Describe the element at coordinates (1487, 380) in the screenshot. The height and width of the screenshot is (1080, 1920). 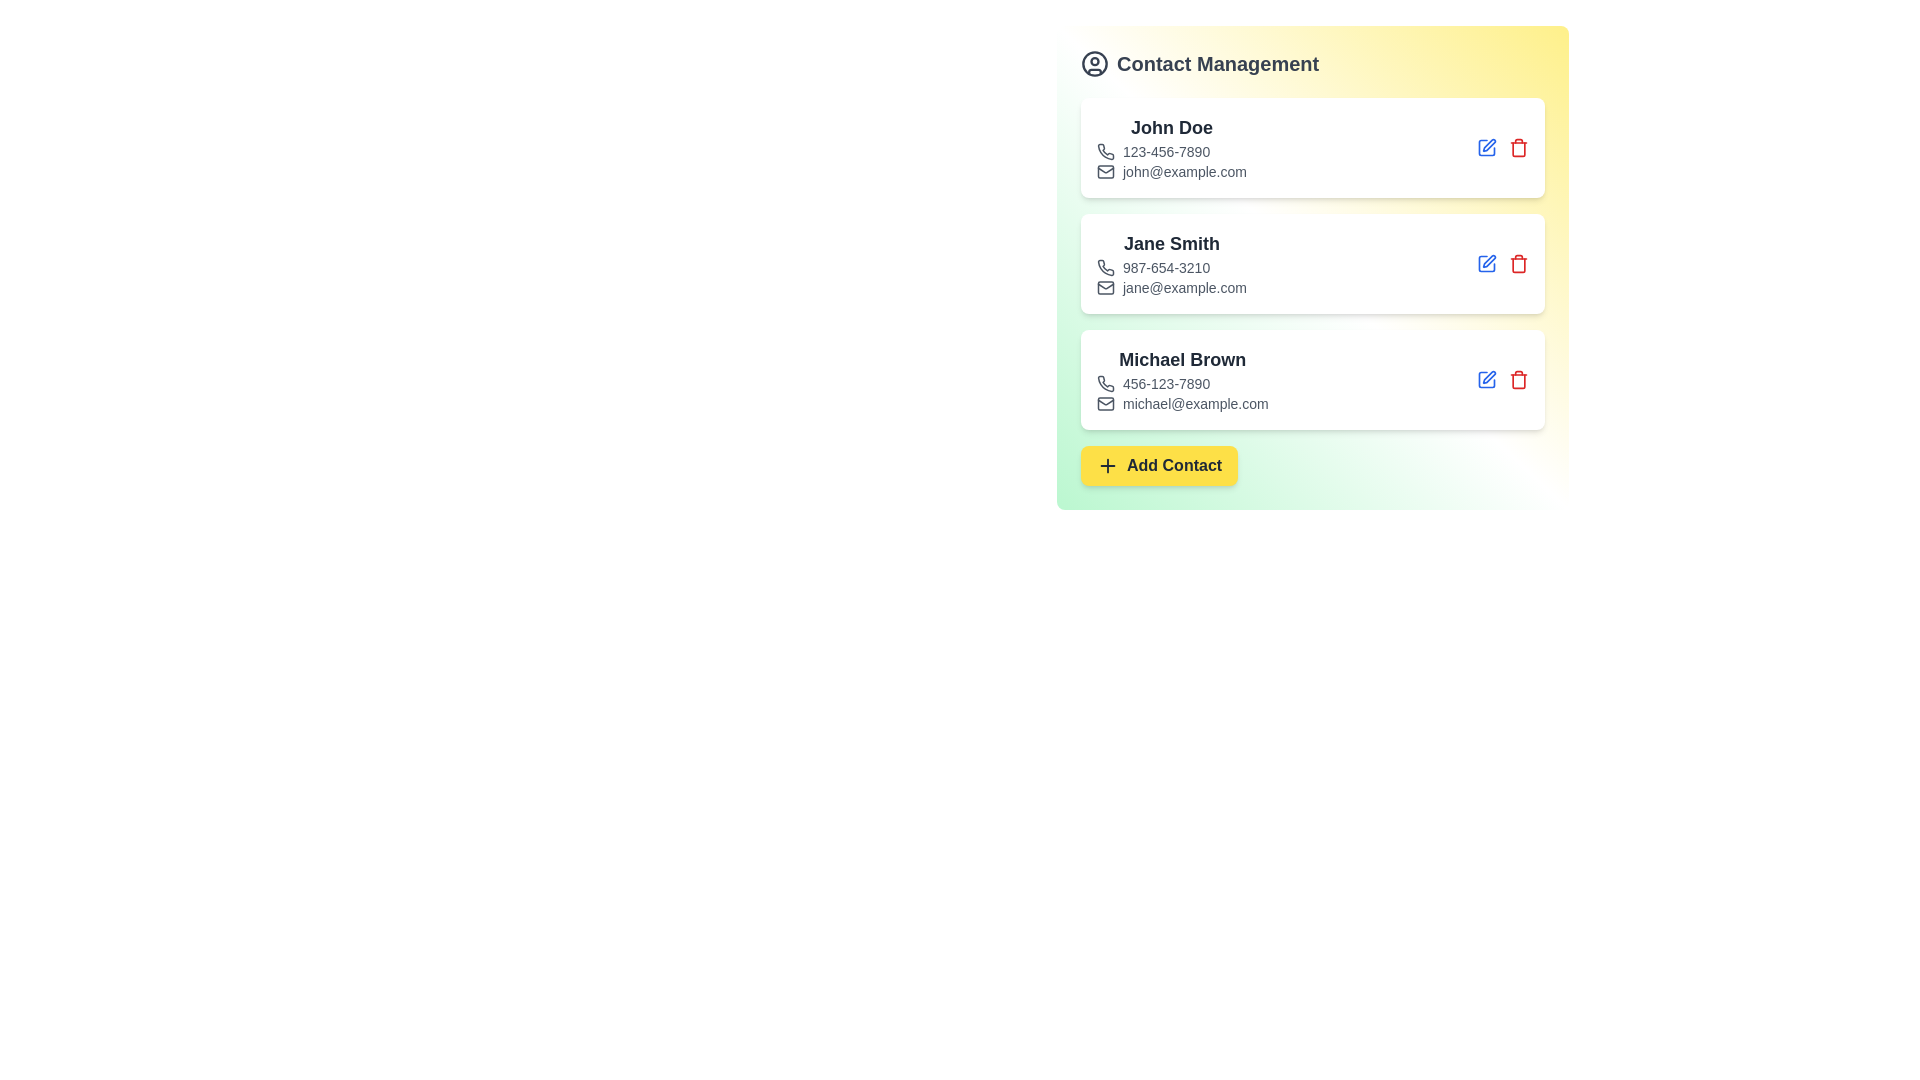
I see `the edit button for the contact with name Michael Brown` at that location.